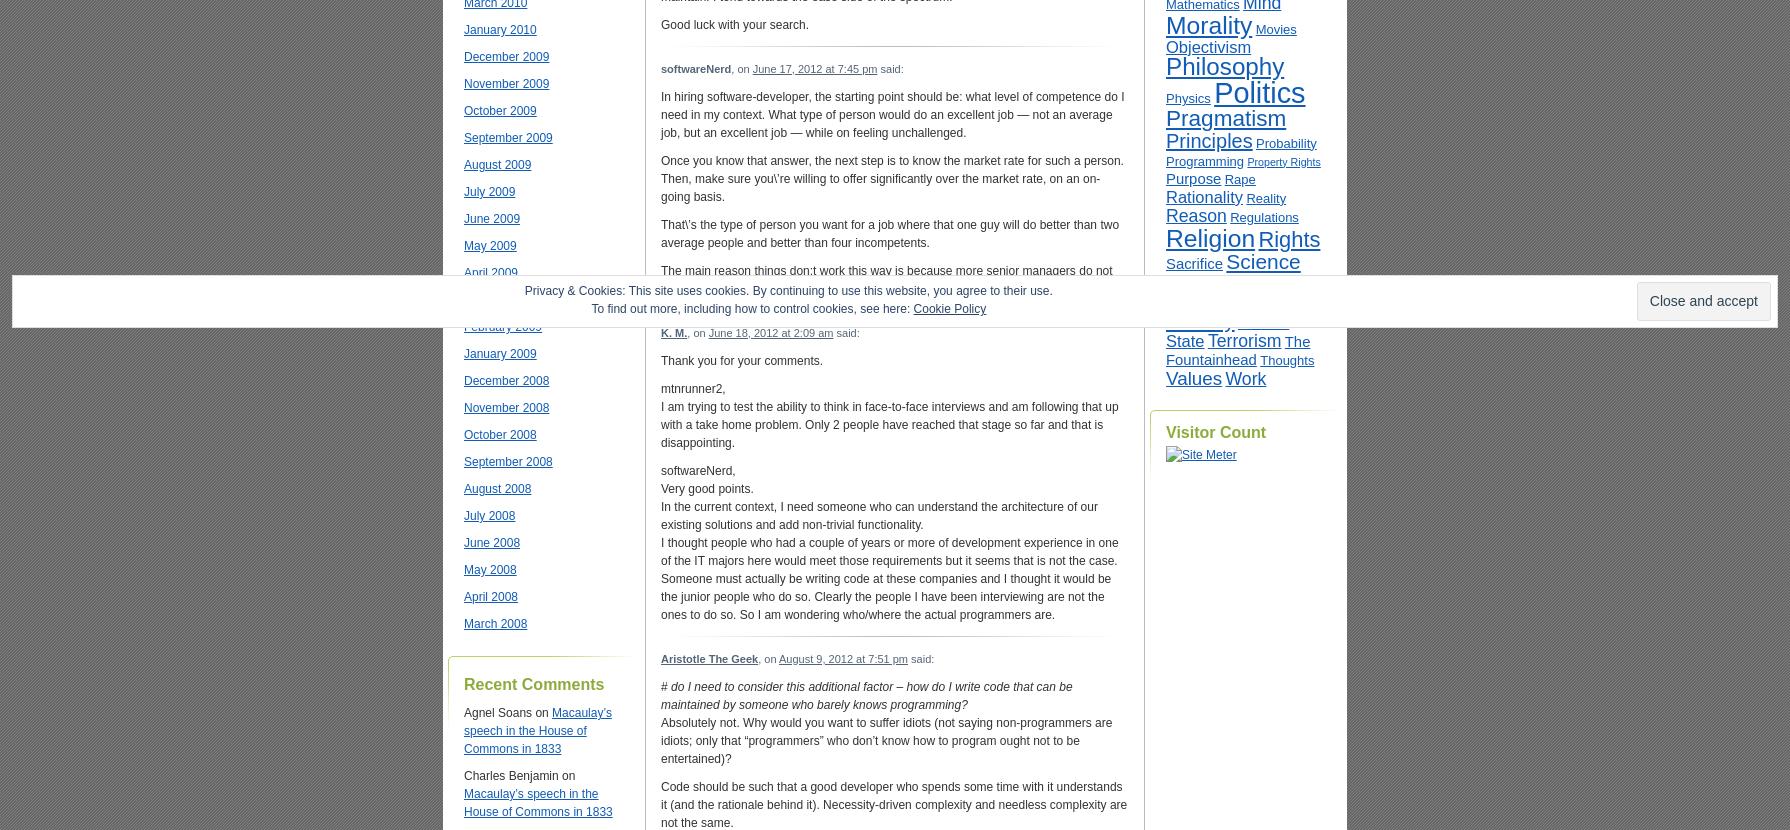 The image size is (1790, 830). Describe the element at coordinates (660, 66) in the screenshot. I see `'softwareNerd'` at that location.